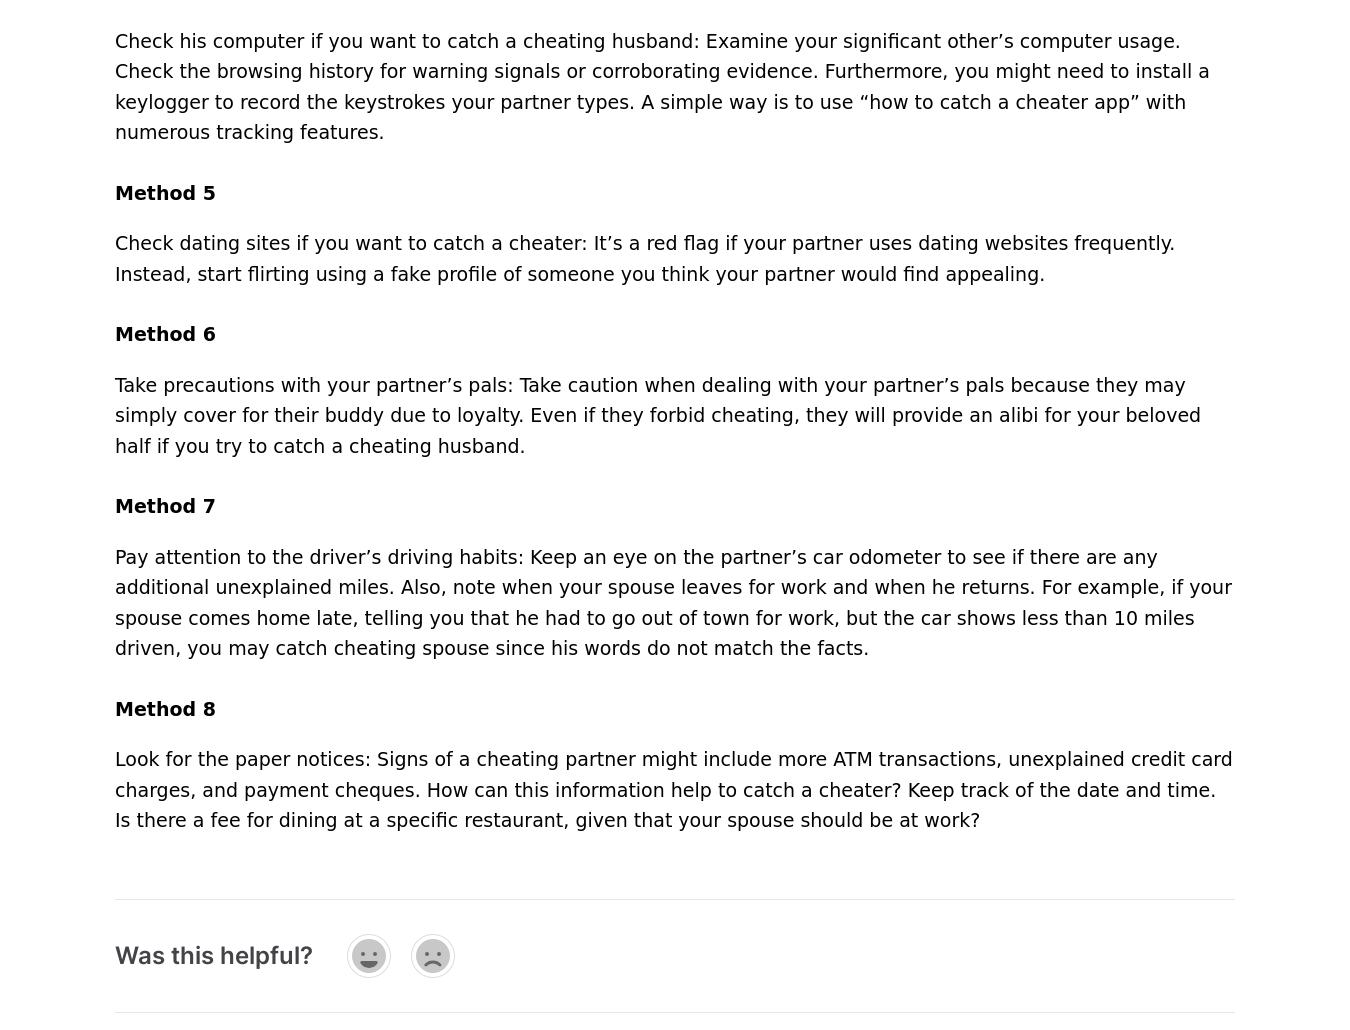  I want to click on 'Was this helpful?', so click(213, 954).